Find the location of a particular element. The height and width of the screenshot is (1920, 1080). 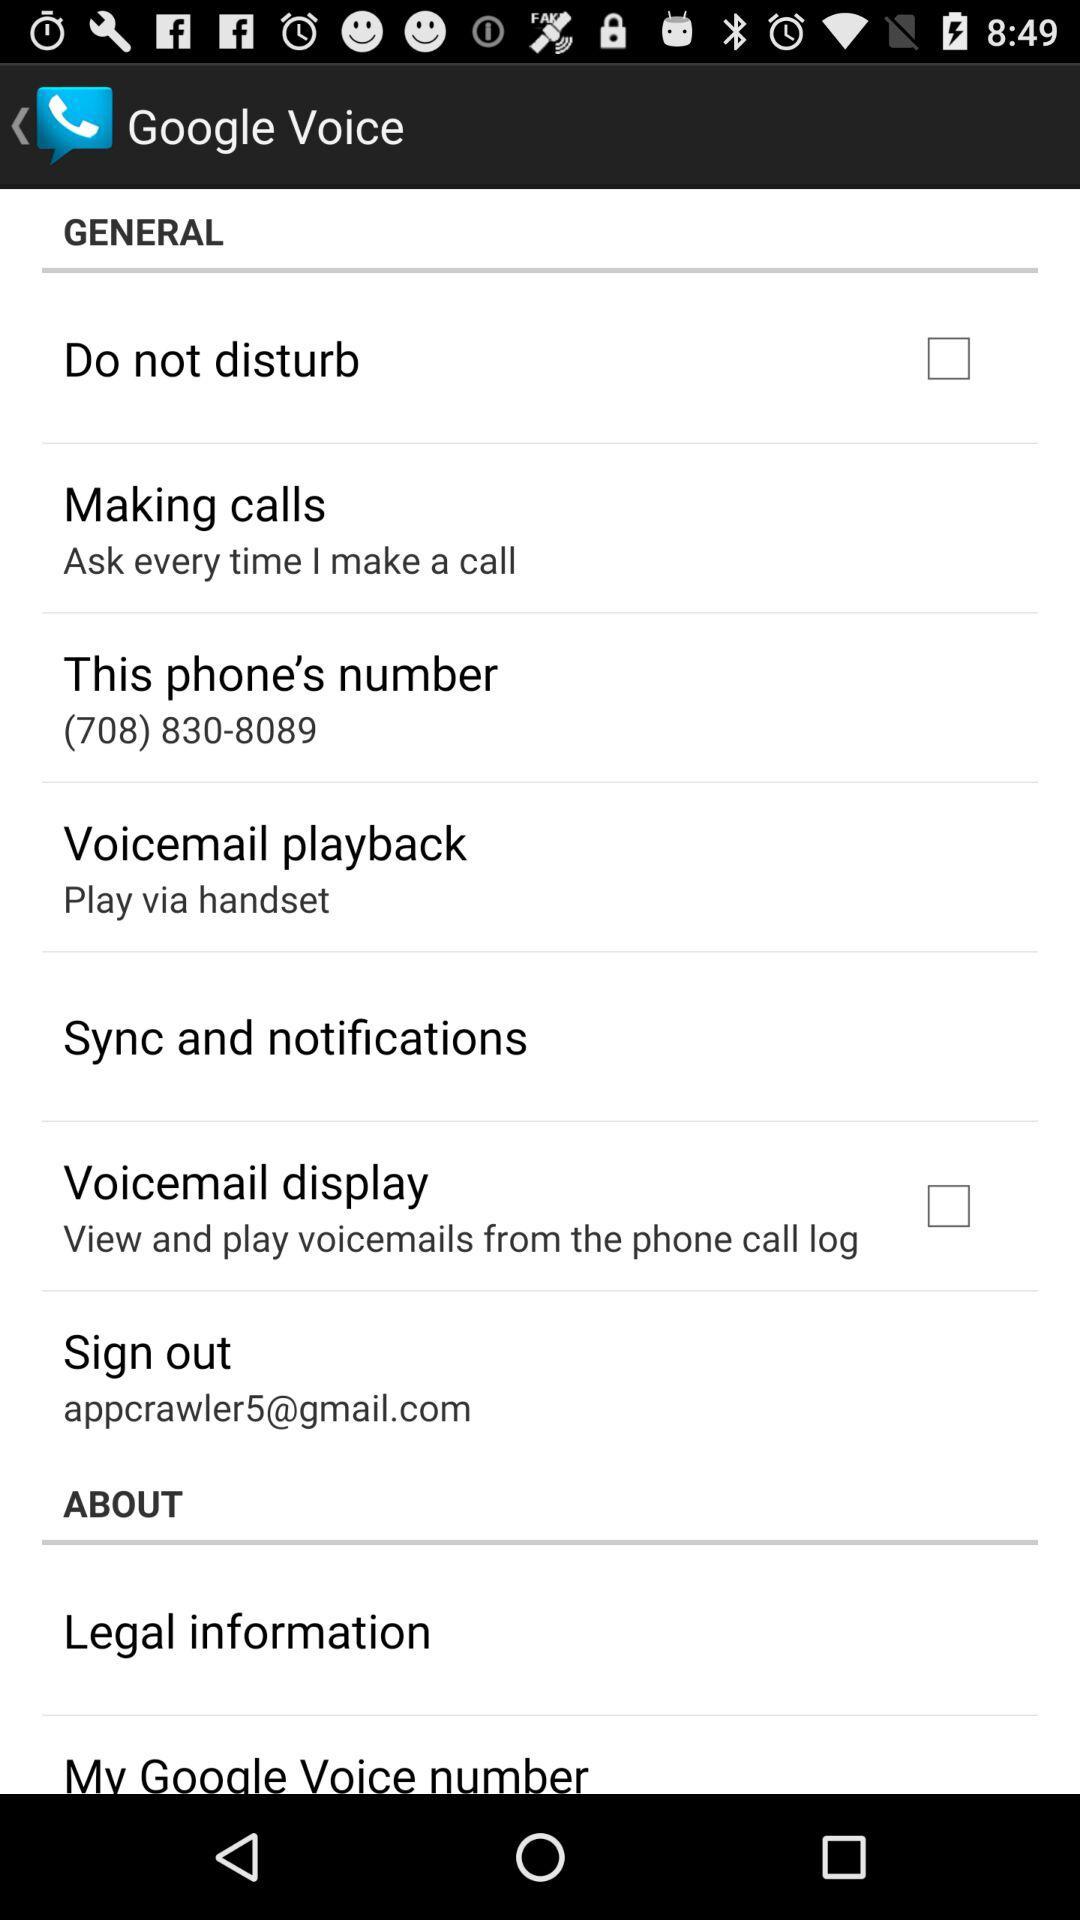

app below the play via handset is located at coordinates (295, 1036).